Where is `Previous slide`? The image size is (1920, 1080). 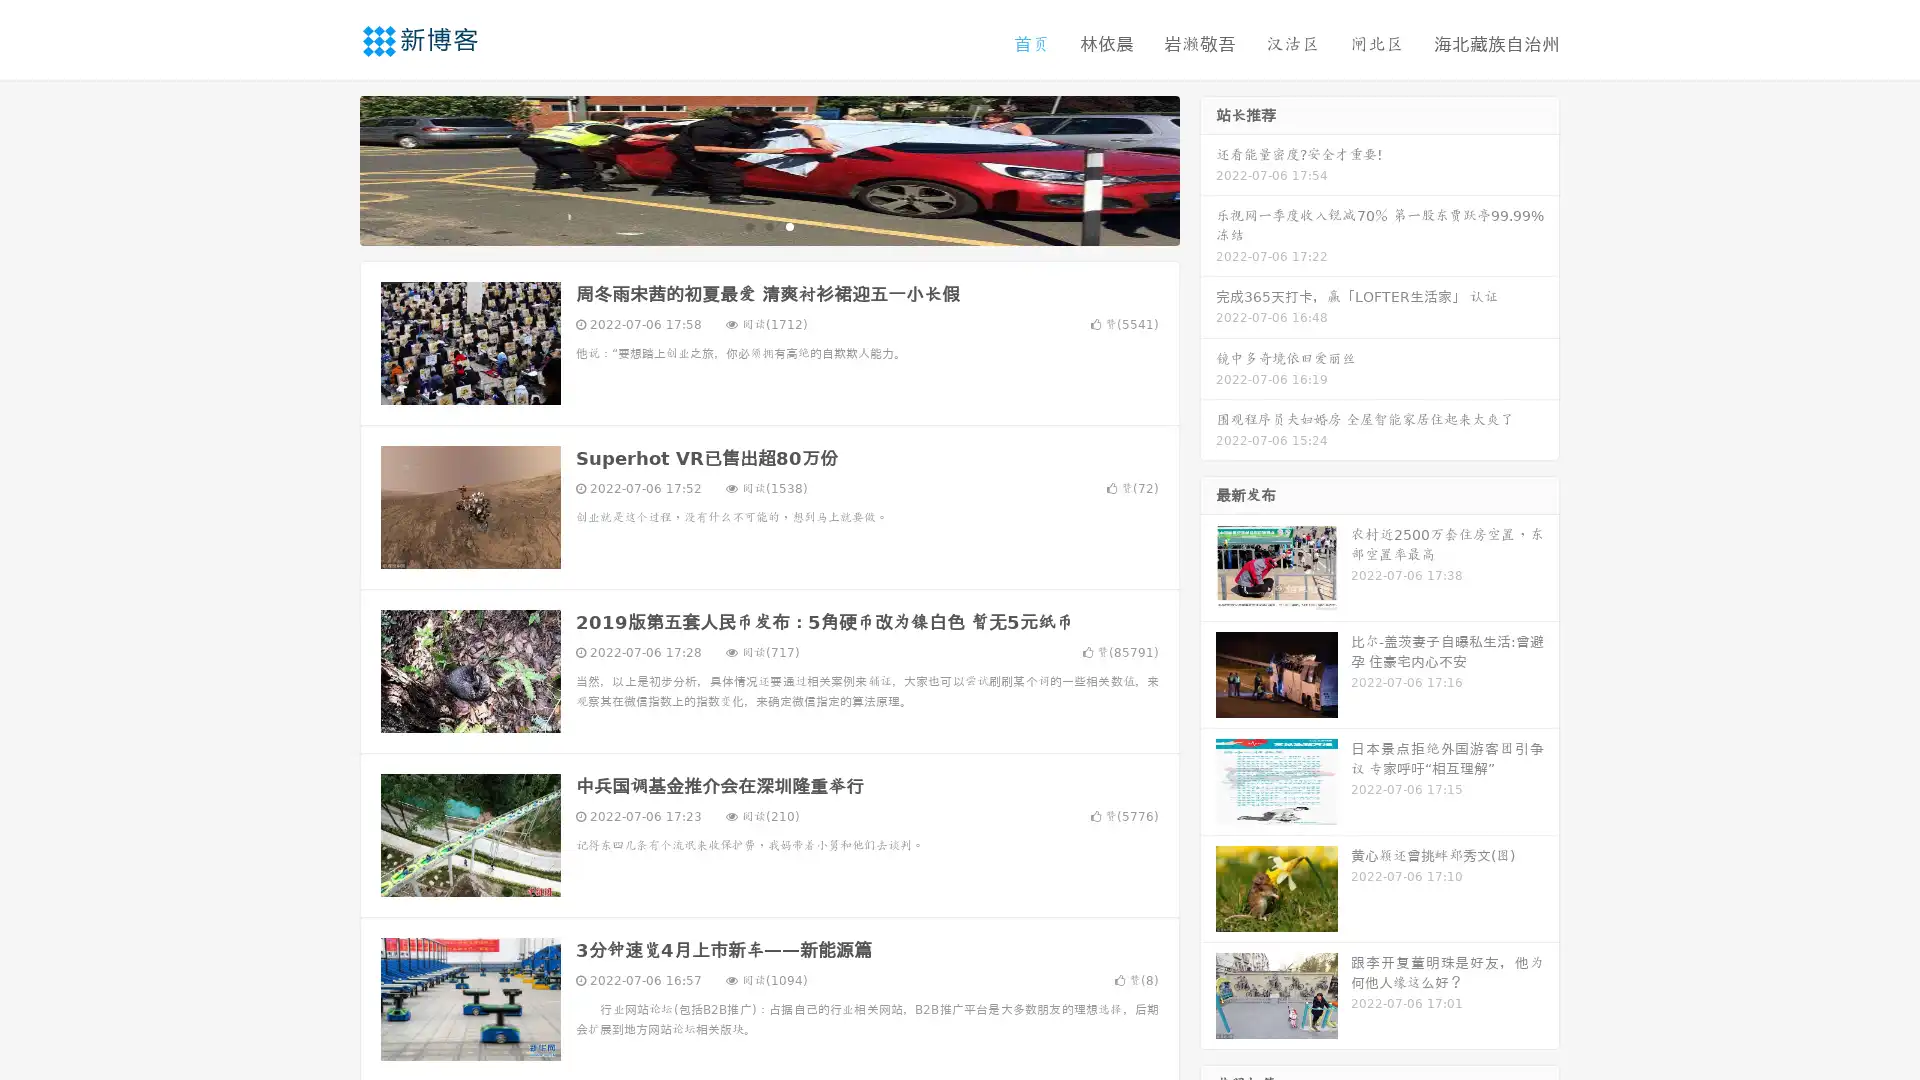
Previous slide is located at coordinates (330, 168).